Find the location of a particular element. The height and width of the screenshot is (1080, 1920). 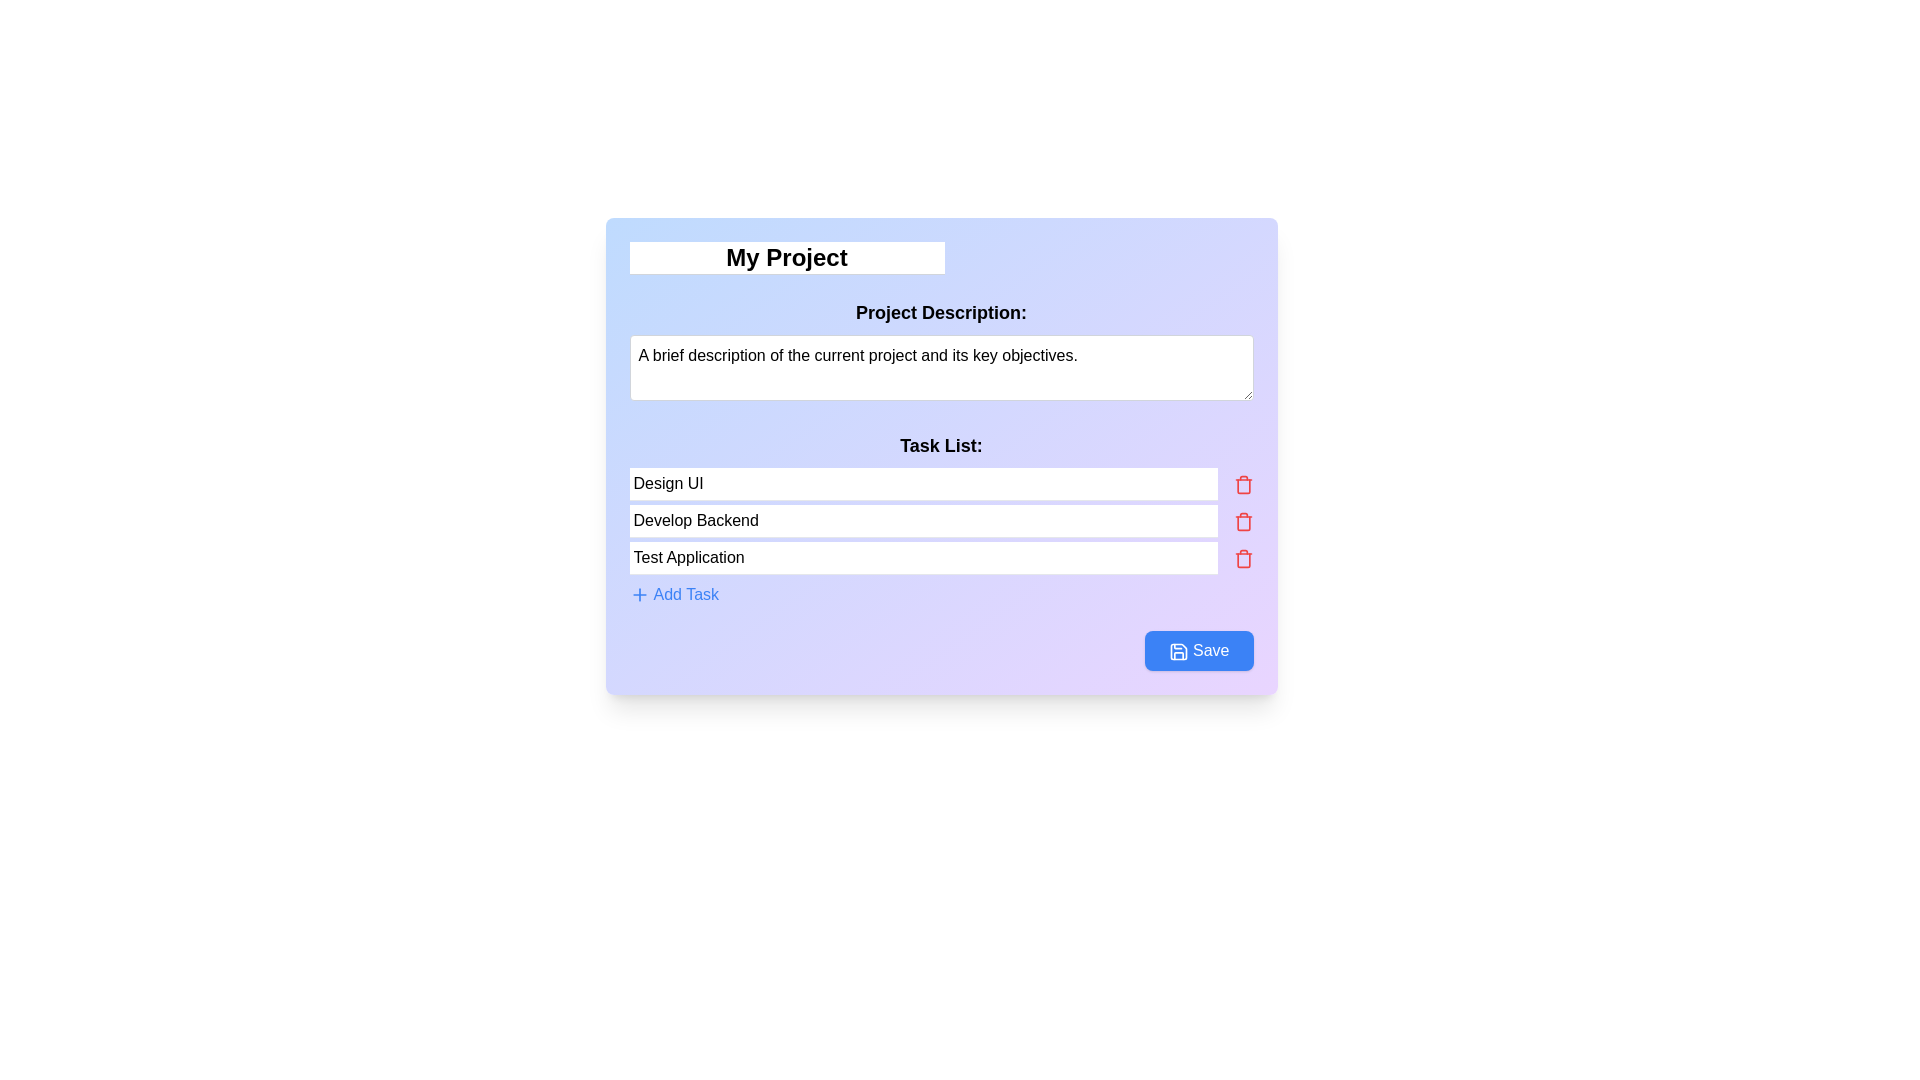

the delete button associated with the task entry 'Develop Backend' is located at coordinates (1242, 520).